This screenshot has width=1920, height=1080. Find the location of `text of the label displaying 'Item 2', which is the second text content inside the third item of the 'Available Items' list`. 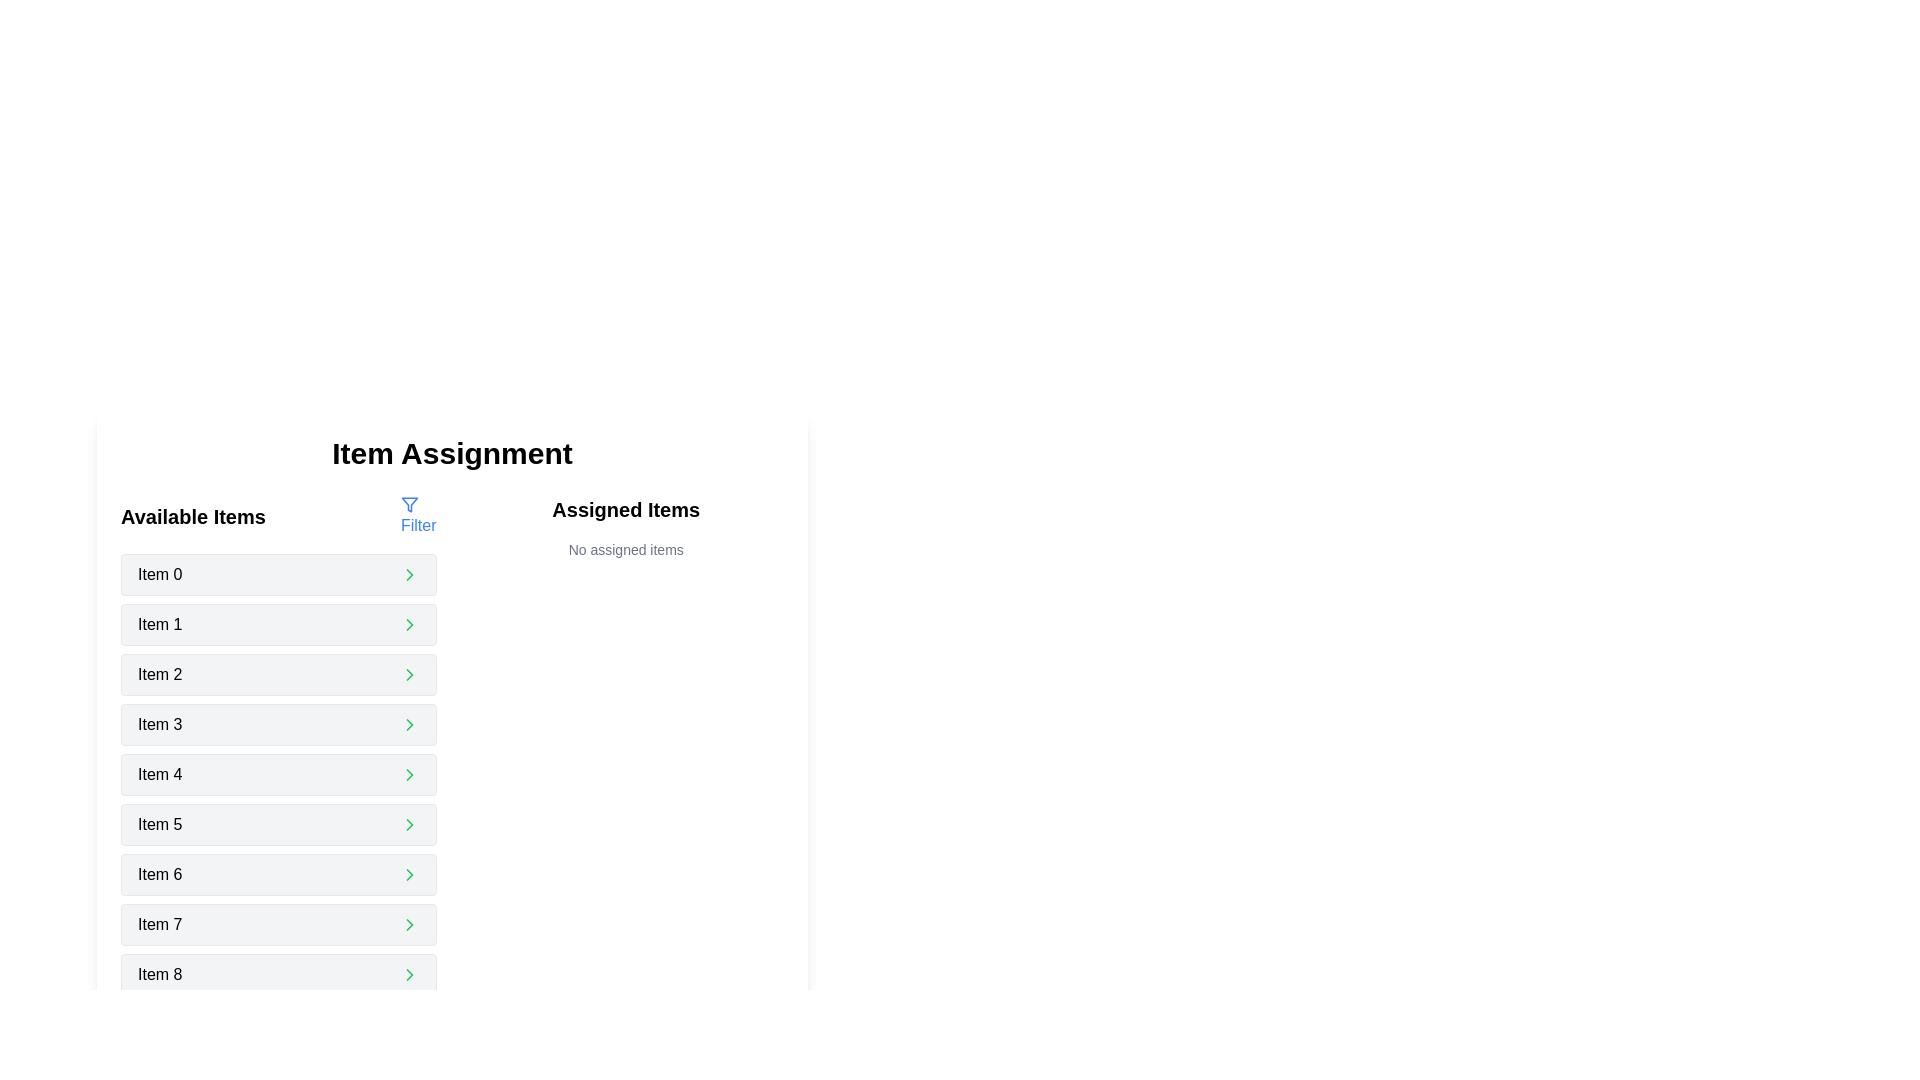

text of the label displaying 'Item 2', which is the second text content inside the third item of the 'Available Items' list is located at coordinates (160, 675).